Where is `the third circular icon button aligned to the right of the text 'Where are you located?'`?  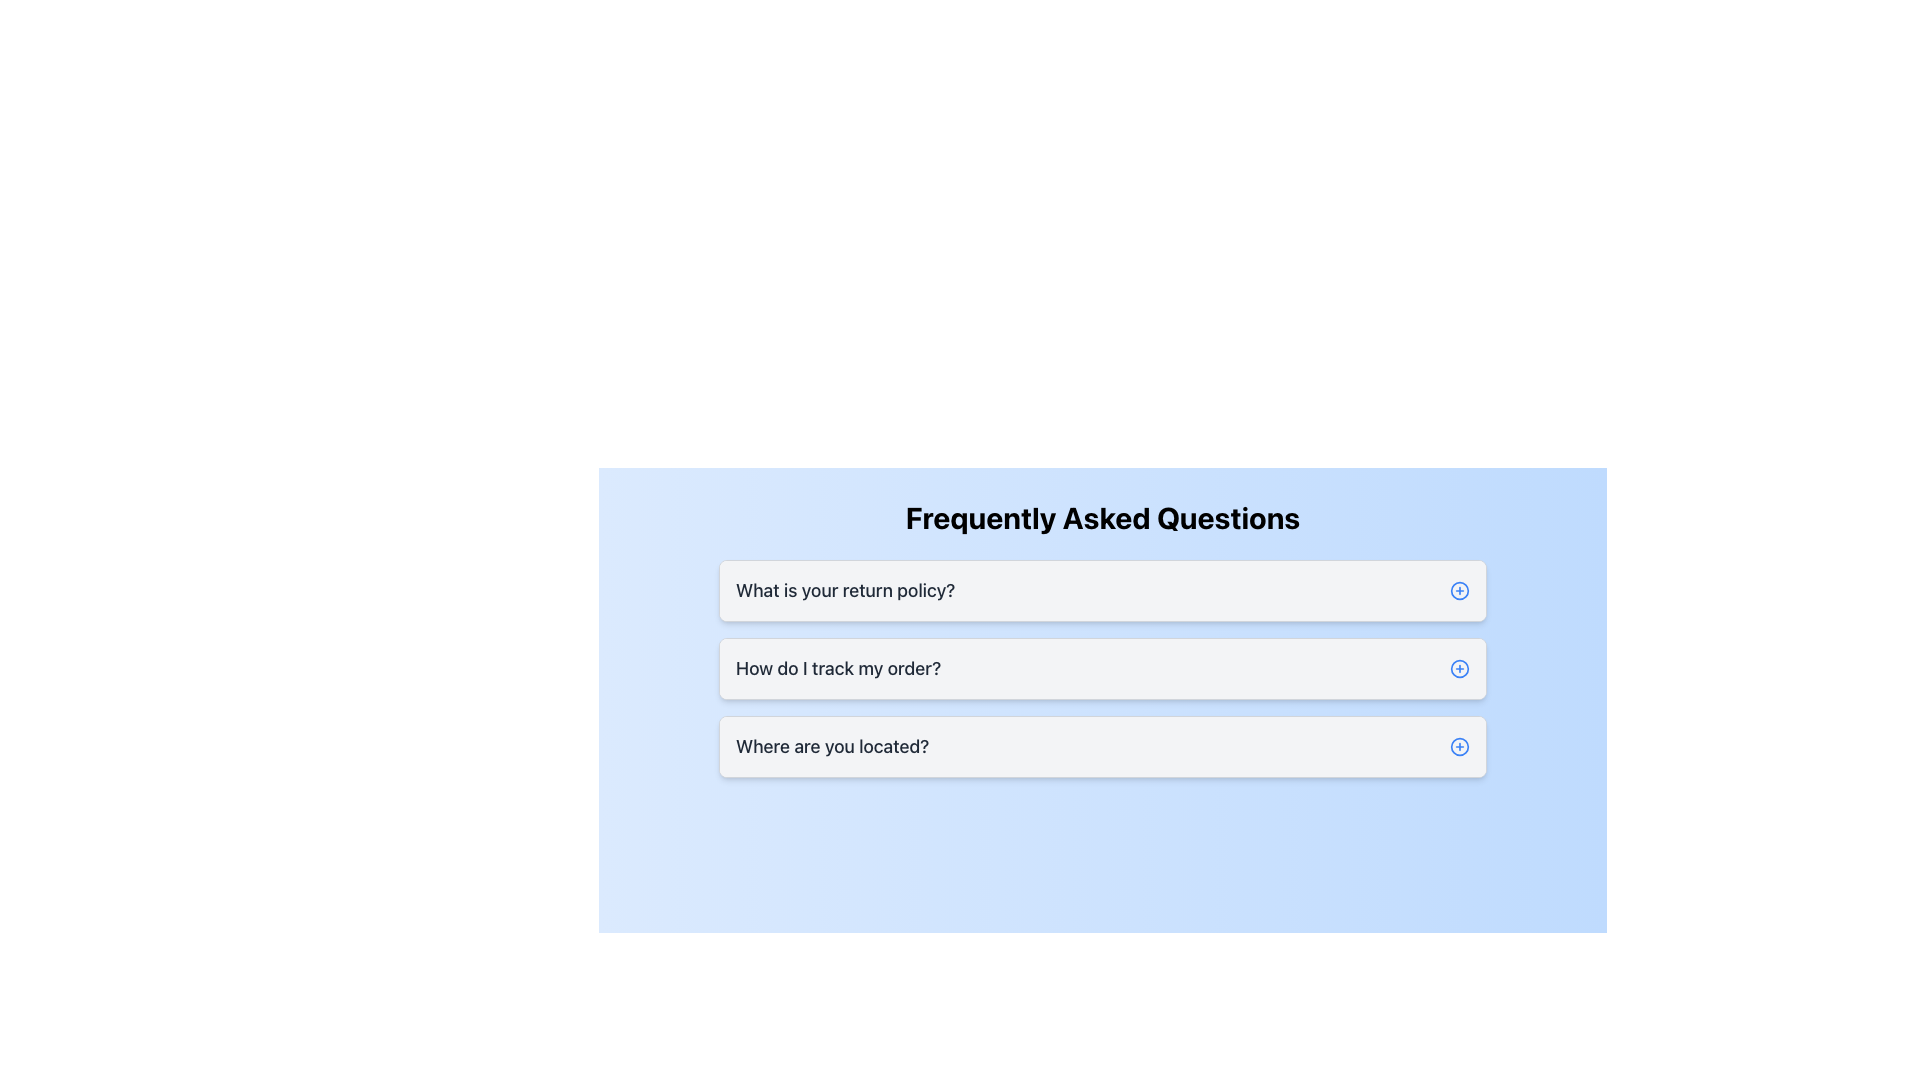
the third circular icon button aligned to the right of the text 'Where are you located?' is located at coordinates (1459, 747).